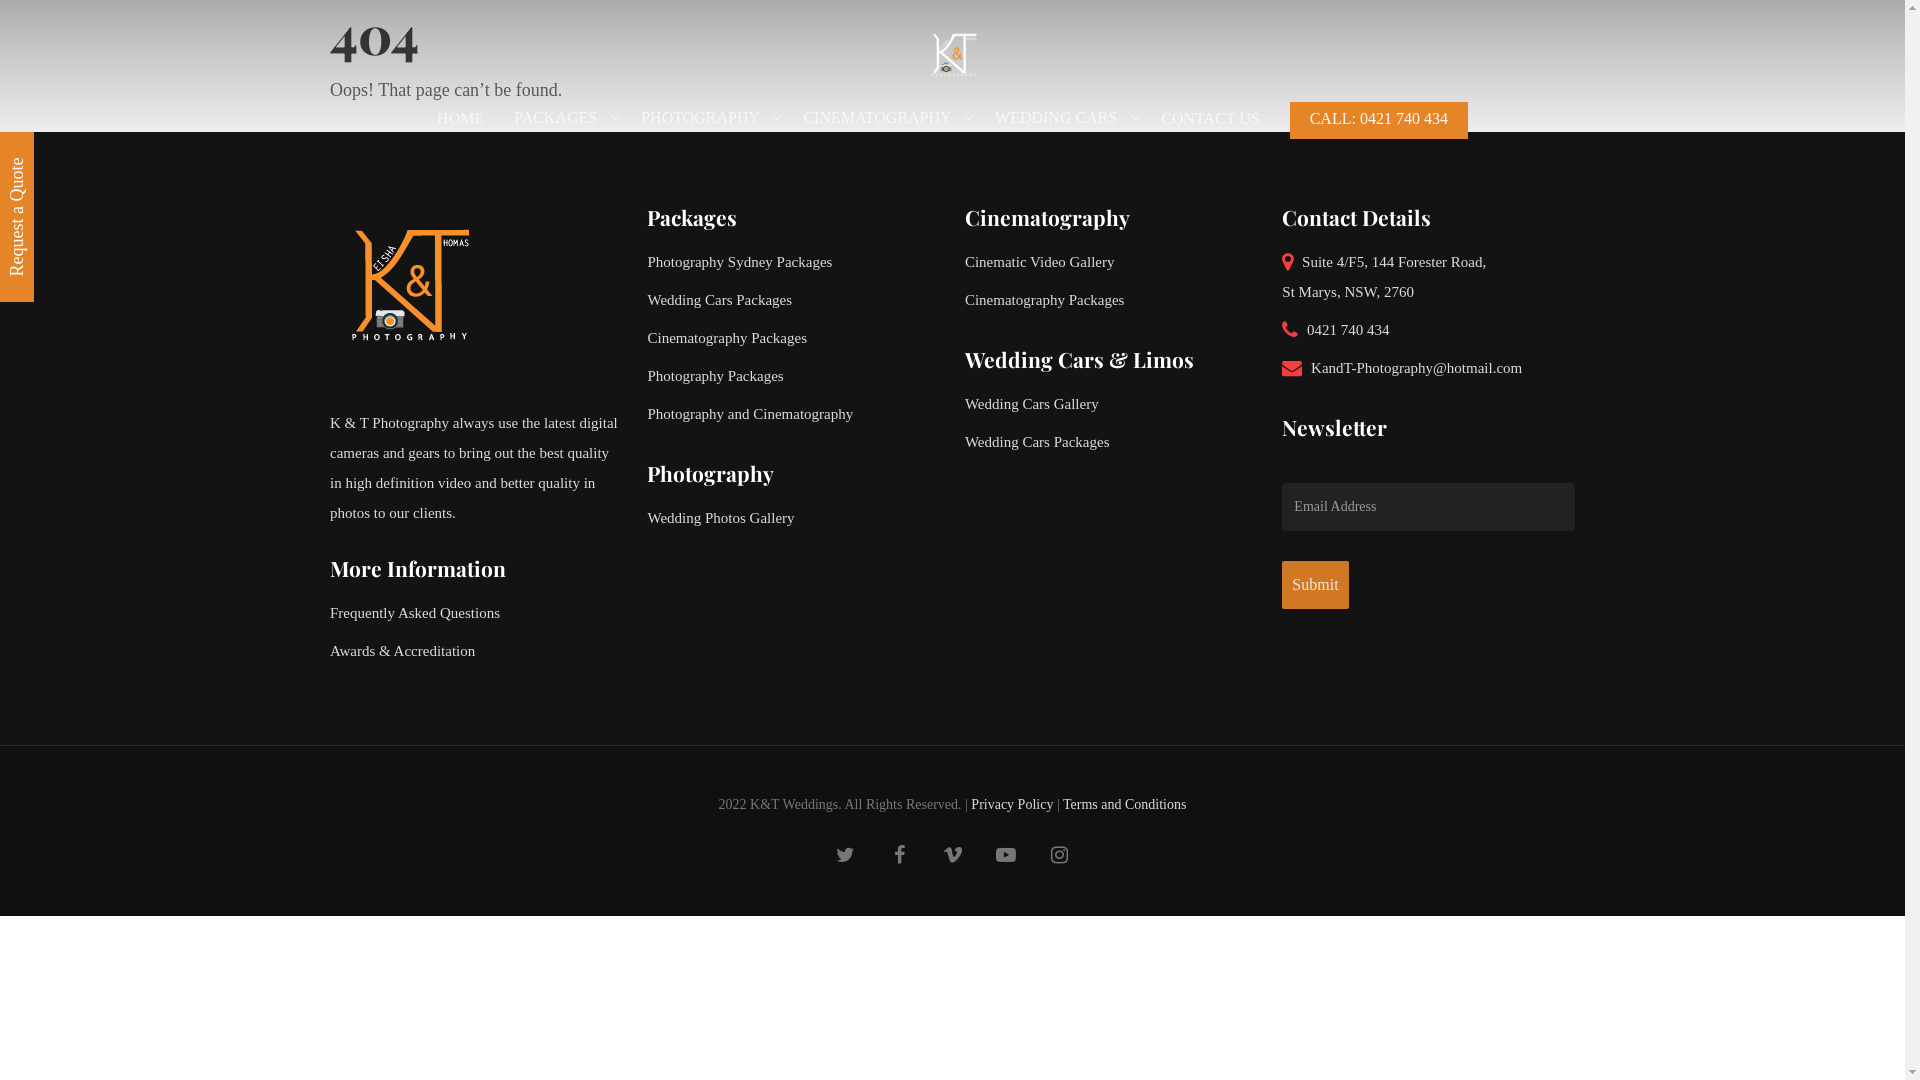 The width and height of the screenshot is (1920, 1080). Describe the element at coordinates (1427, 277) in the screenshot. I see `'Suite 4/F5, 144 Forester Road,` at that location.